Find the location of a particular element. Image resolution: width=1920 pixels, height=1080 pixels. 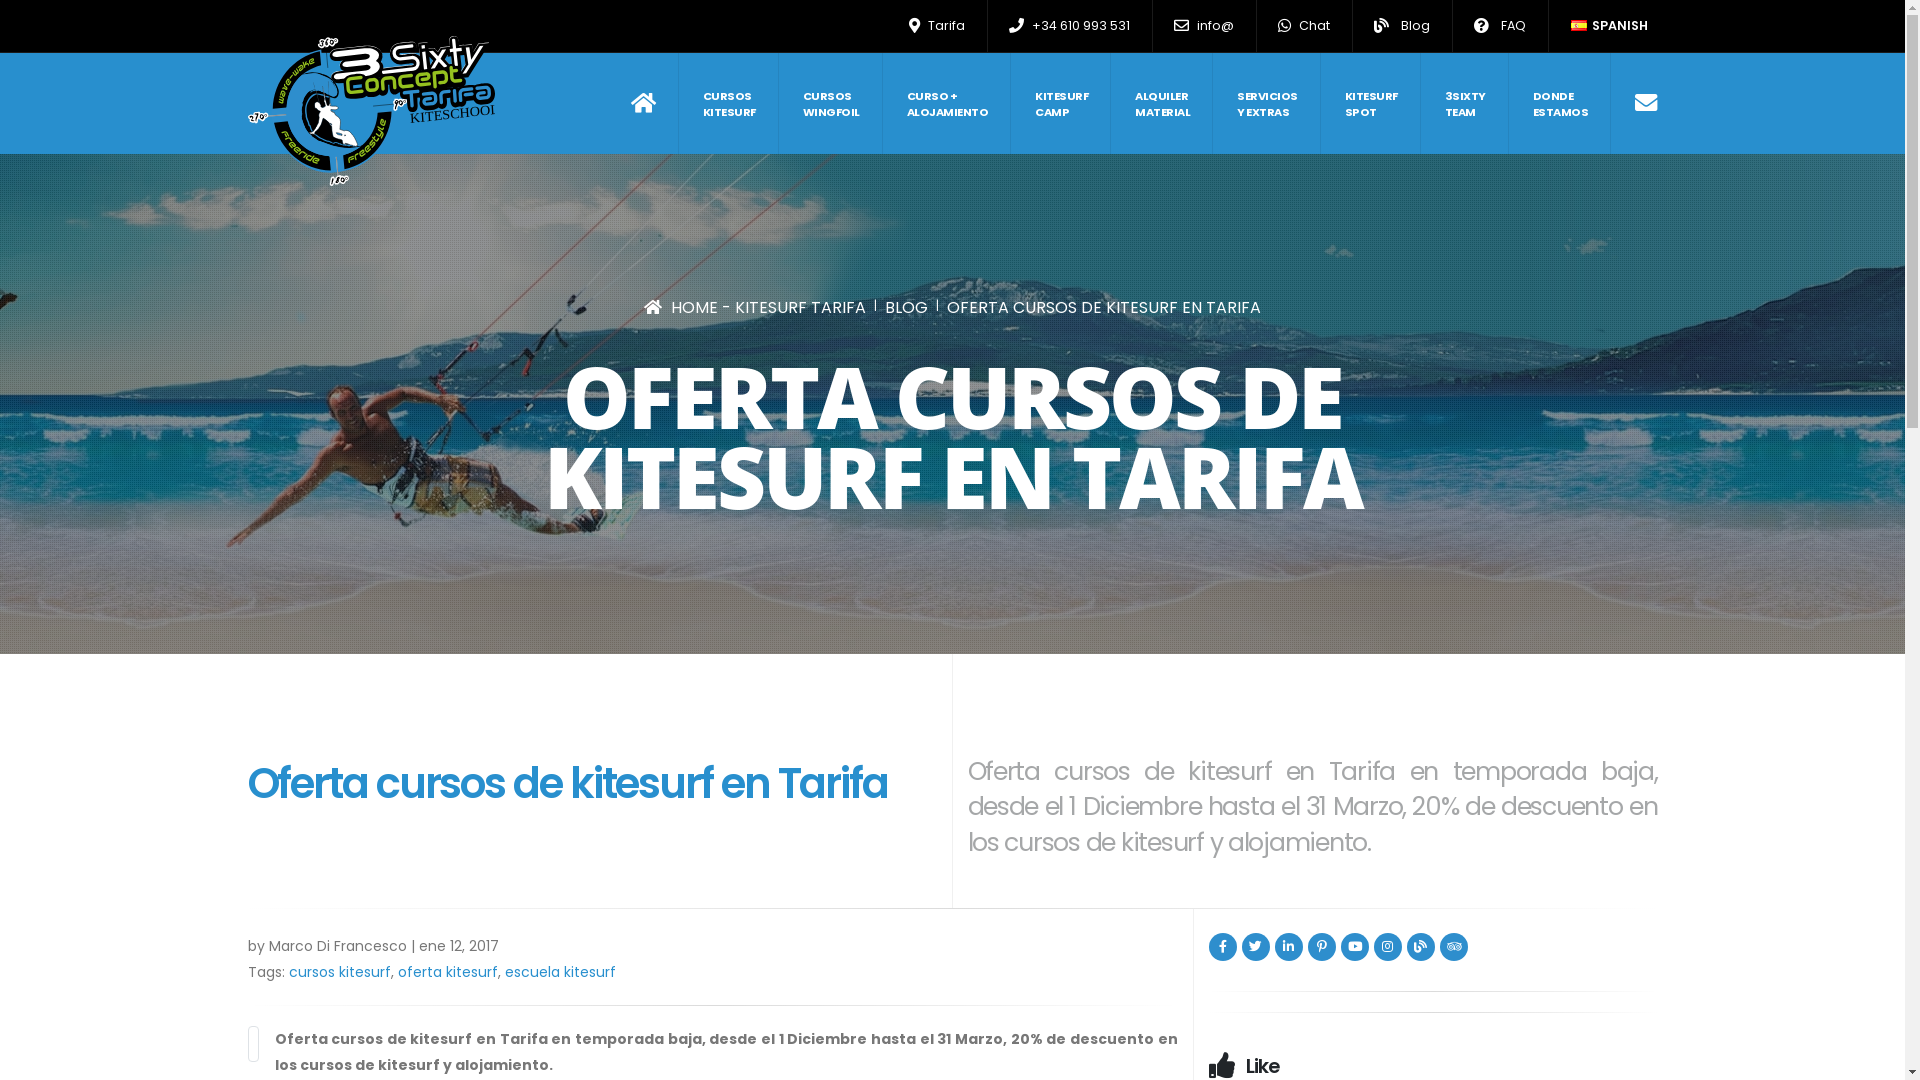

'oferta kitesurf' is located at coordinates (446, 971).